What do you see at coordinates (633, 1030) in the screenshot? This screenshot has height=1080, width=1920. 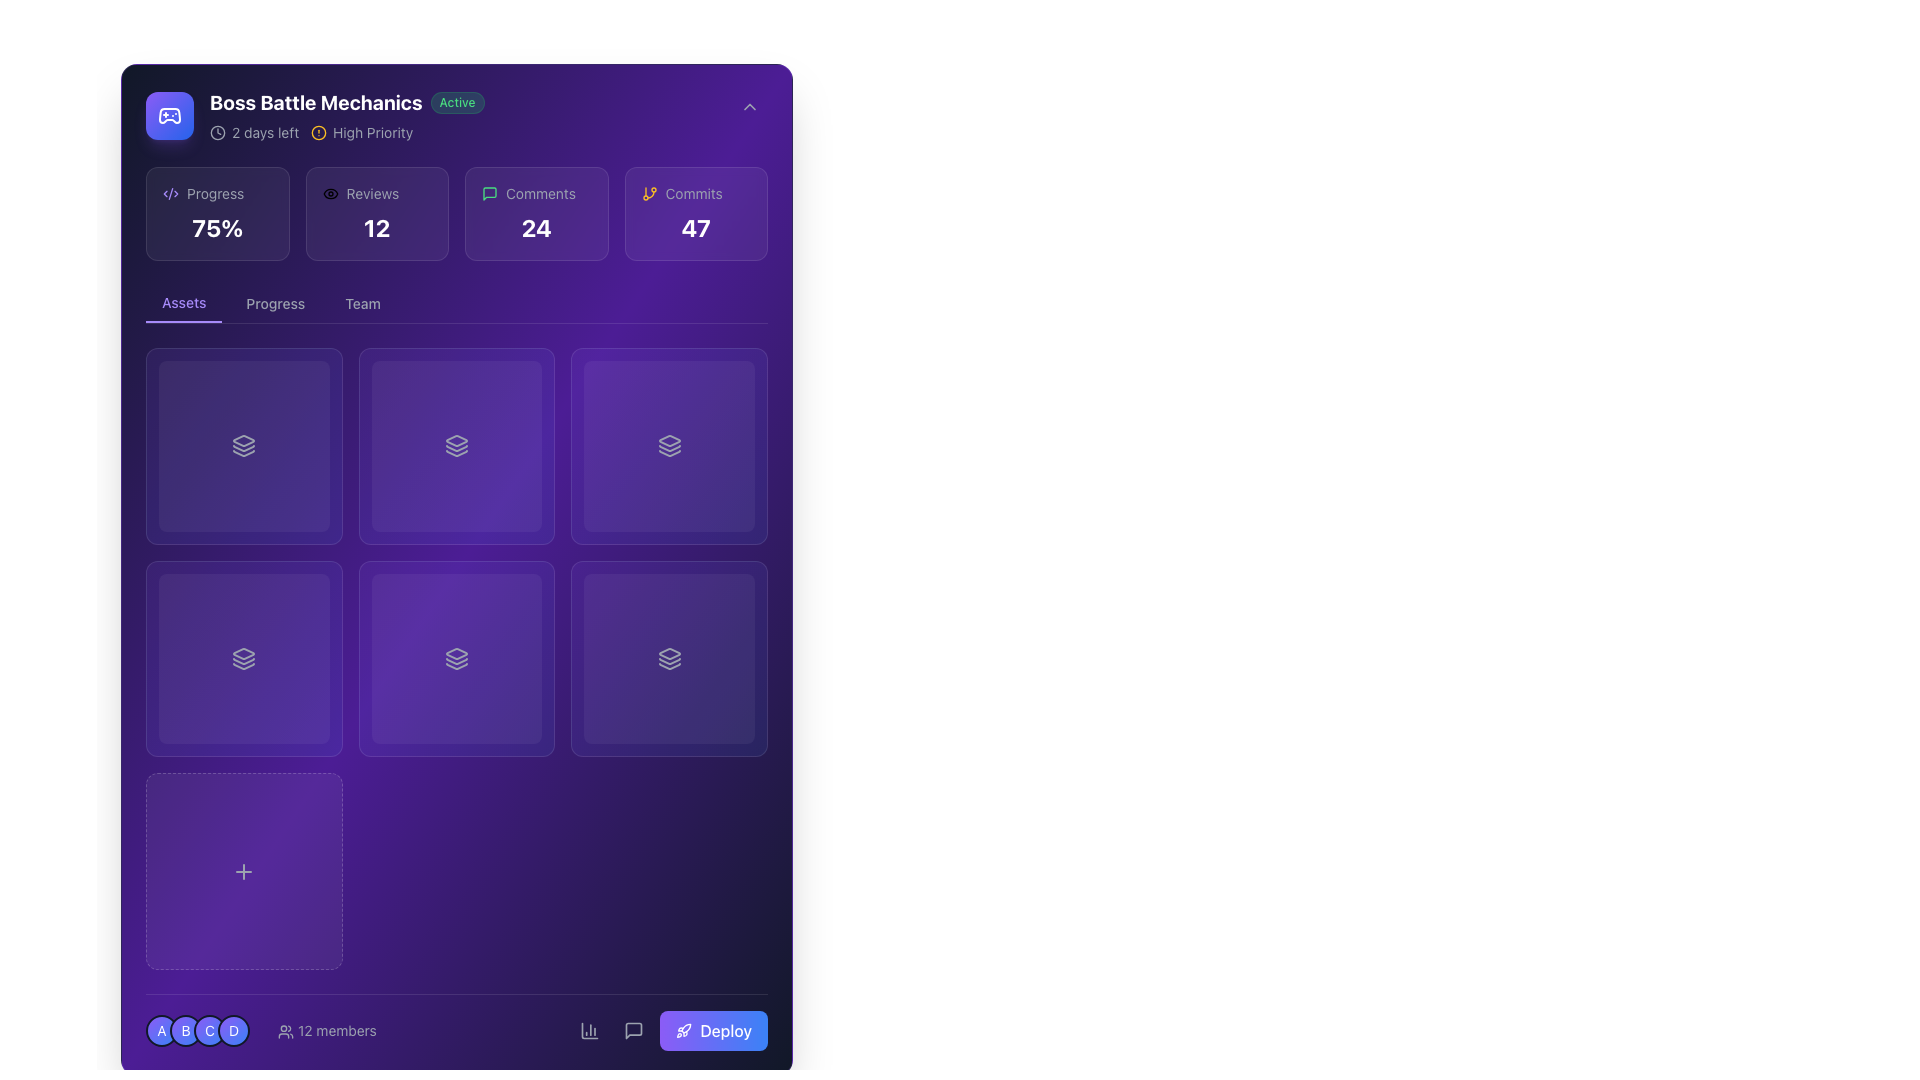 I see `the message bubble icon located at the bottom-right corner of the interface` at bounding box center [633, 1030].